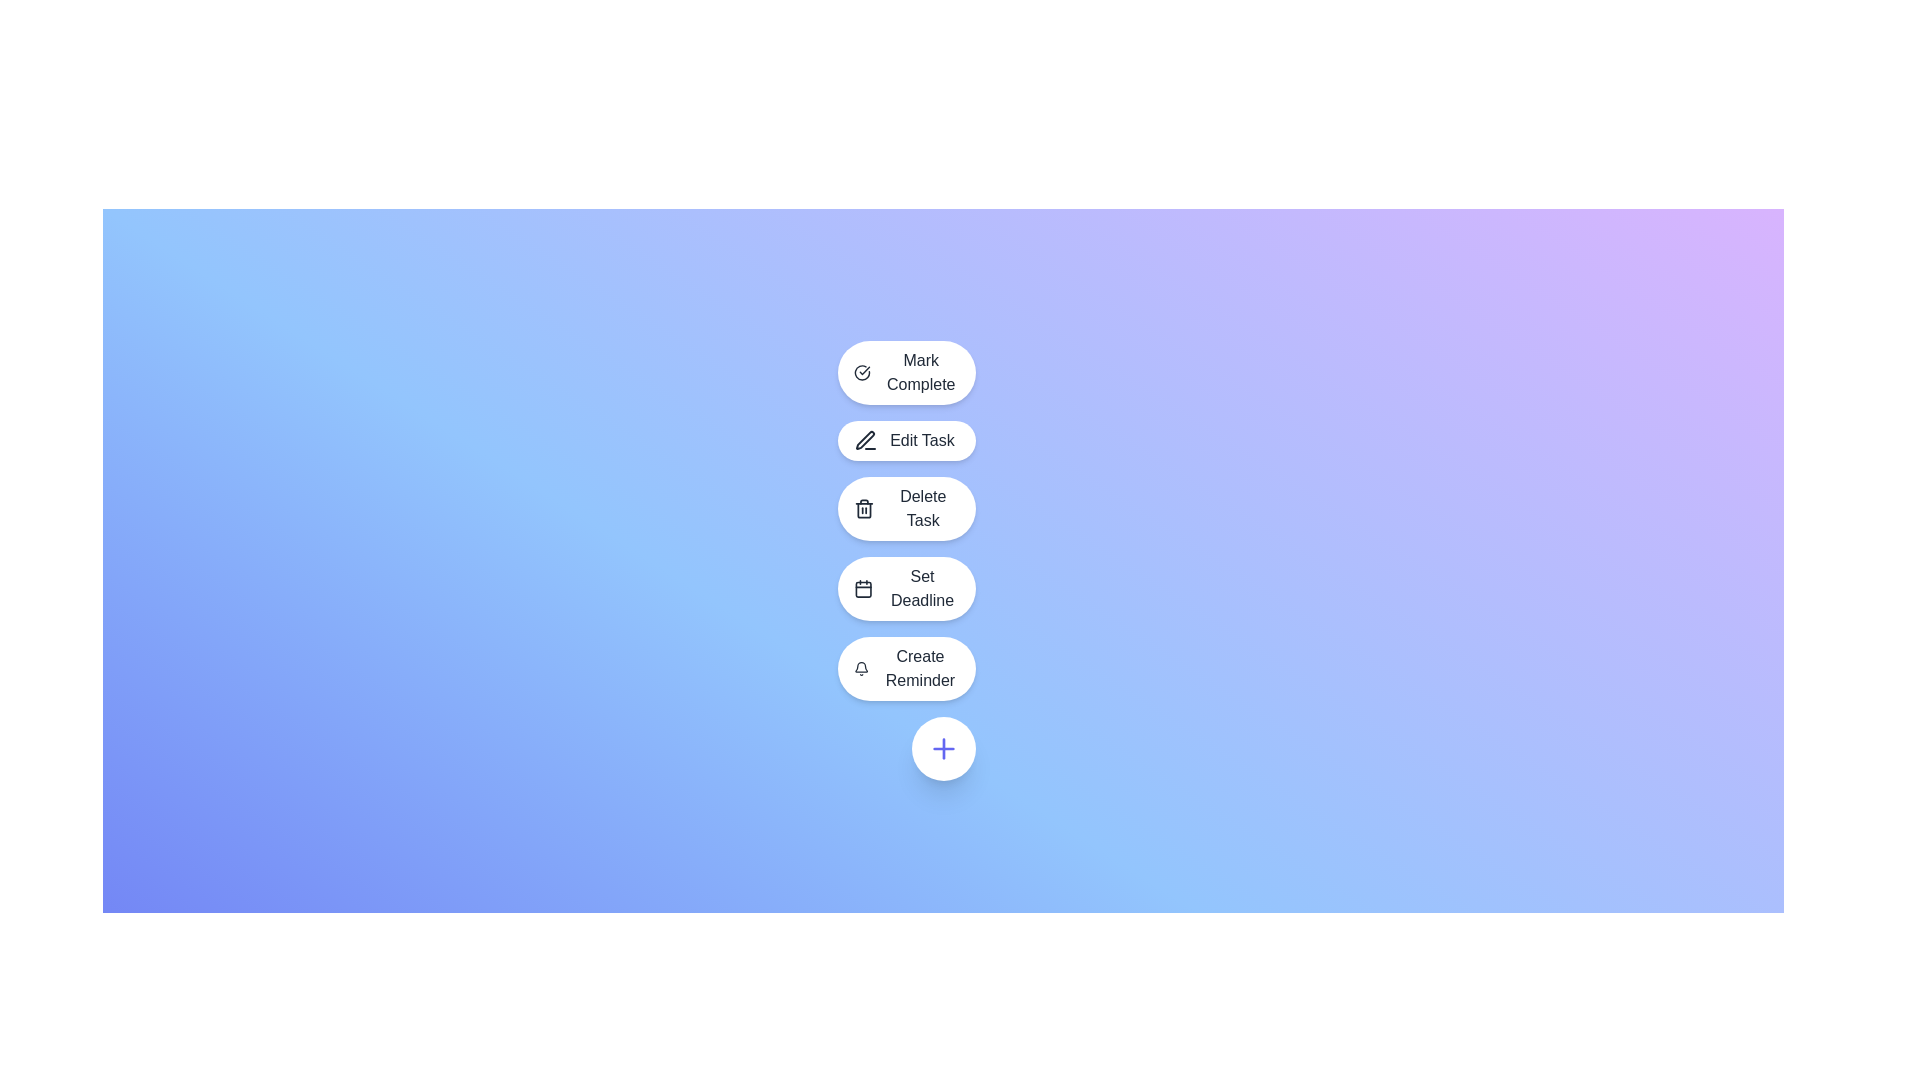  I want to click on the bell icon representing the 'Create Reminder' action, which is located on the left side of the oval button in the vertical menu of actions, so click(861, 668).